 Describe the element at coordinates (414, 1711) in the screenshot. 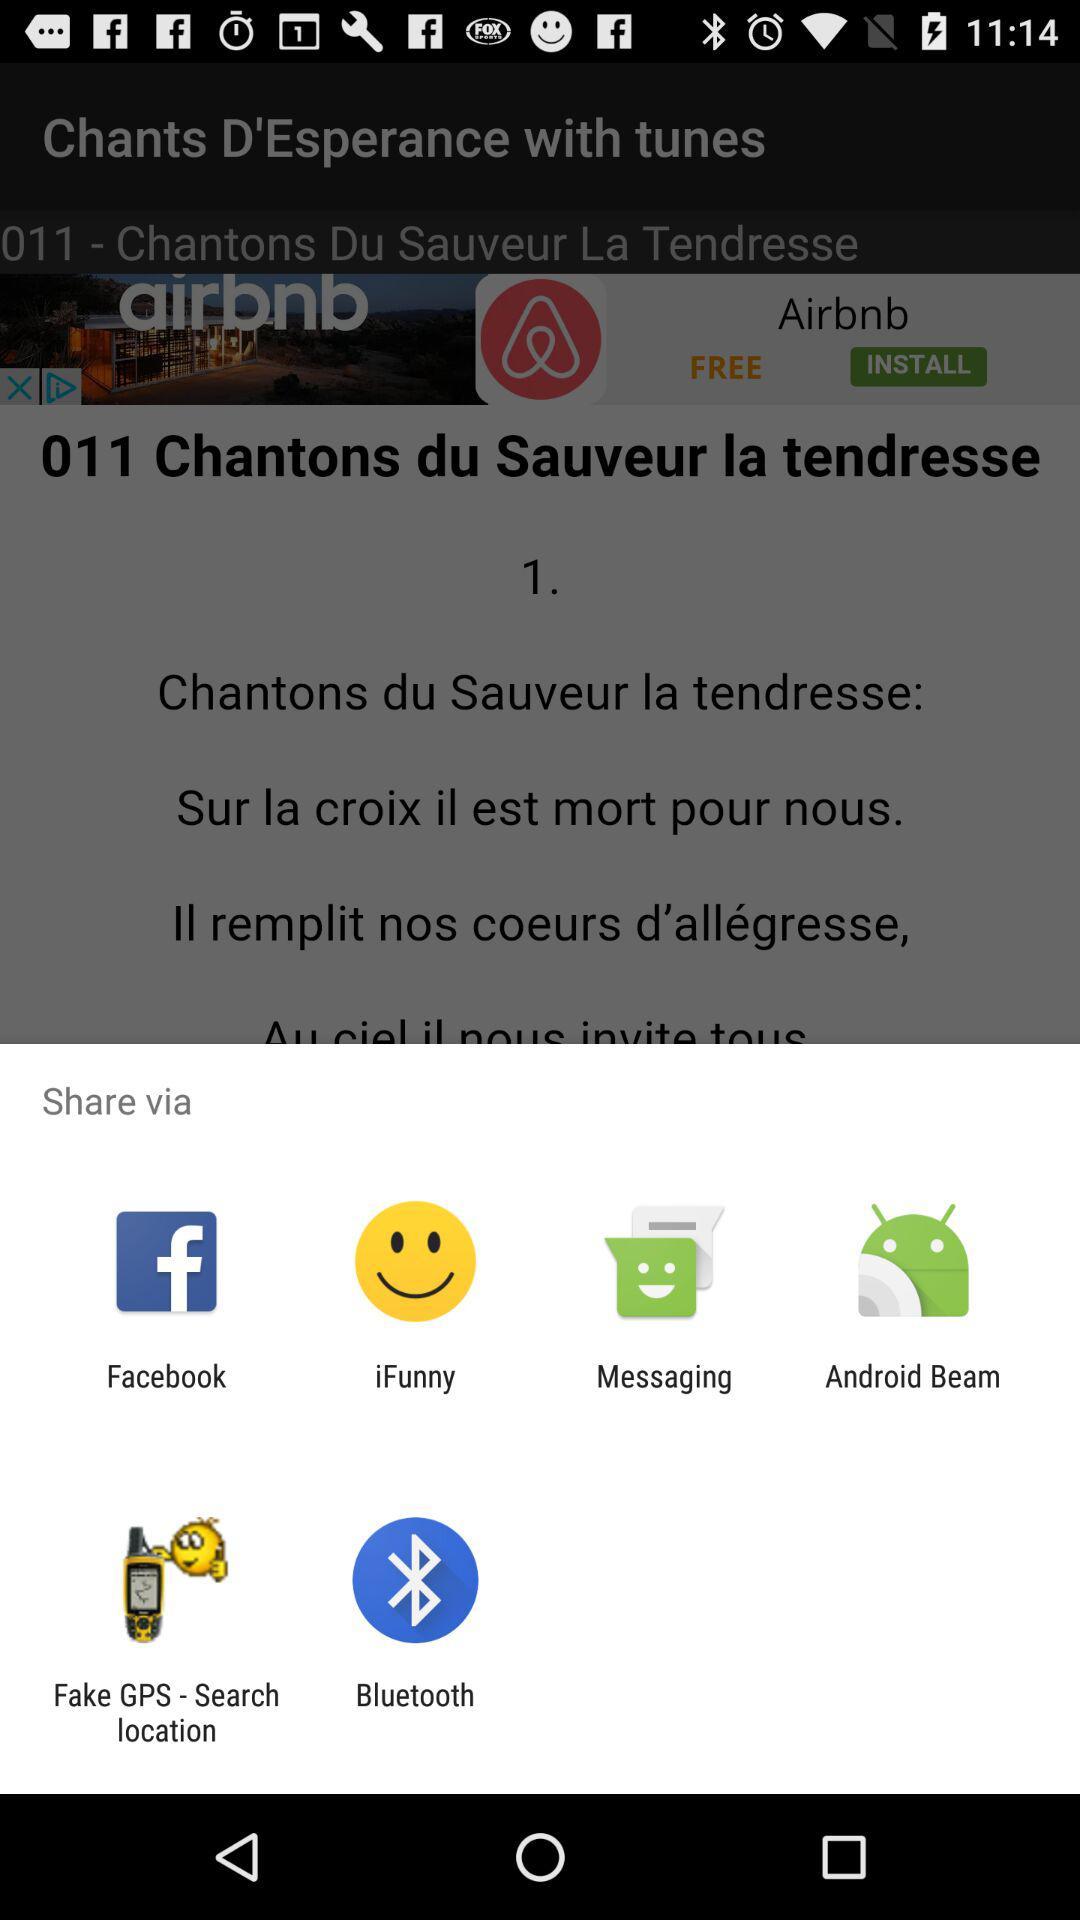

I see `app next to fake gps search icon` at that location.